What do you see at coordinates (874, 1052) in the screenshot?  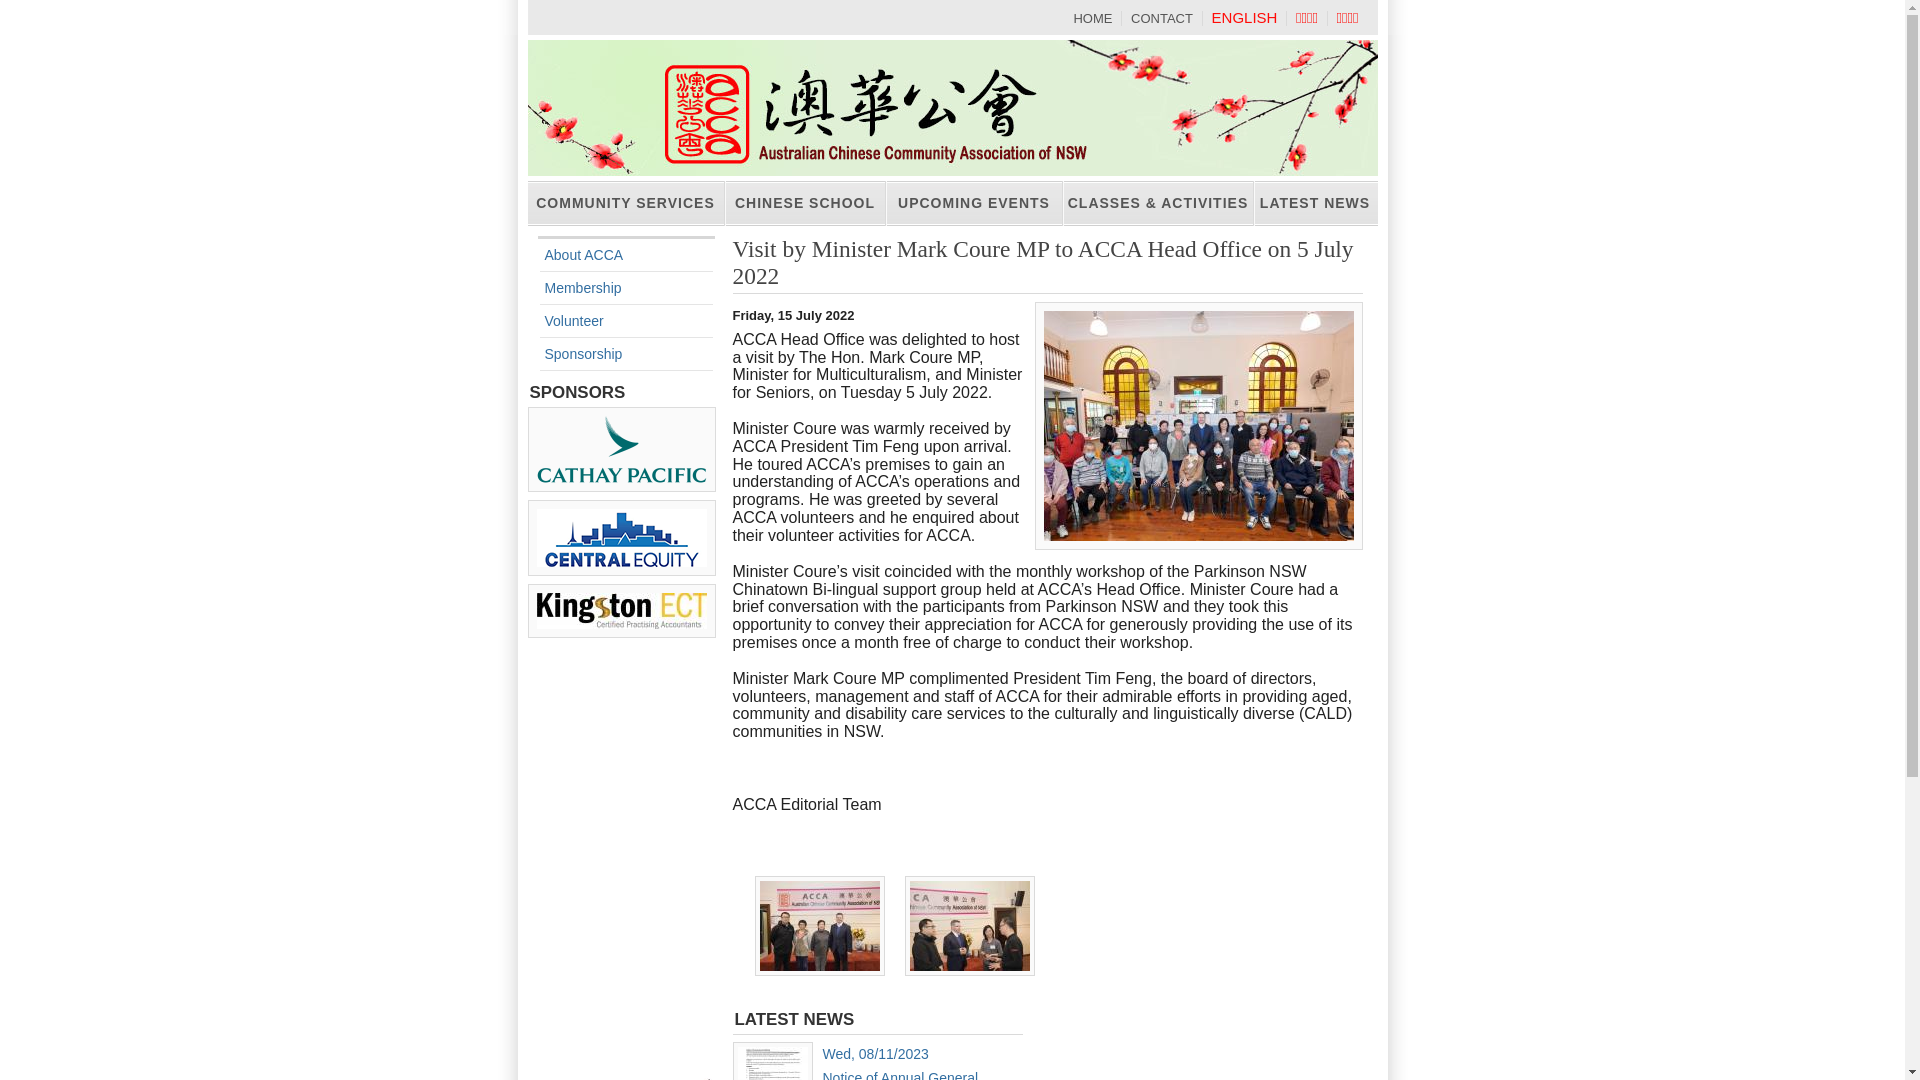 I see `'Wed, 08/11/2023'` at bounding box center [874, 1052].